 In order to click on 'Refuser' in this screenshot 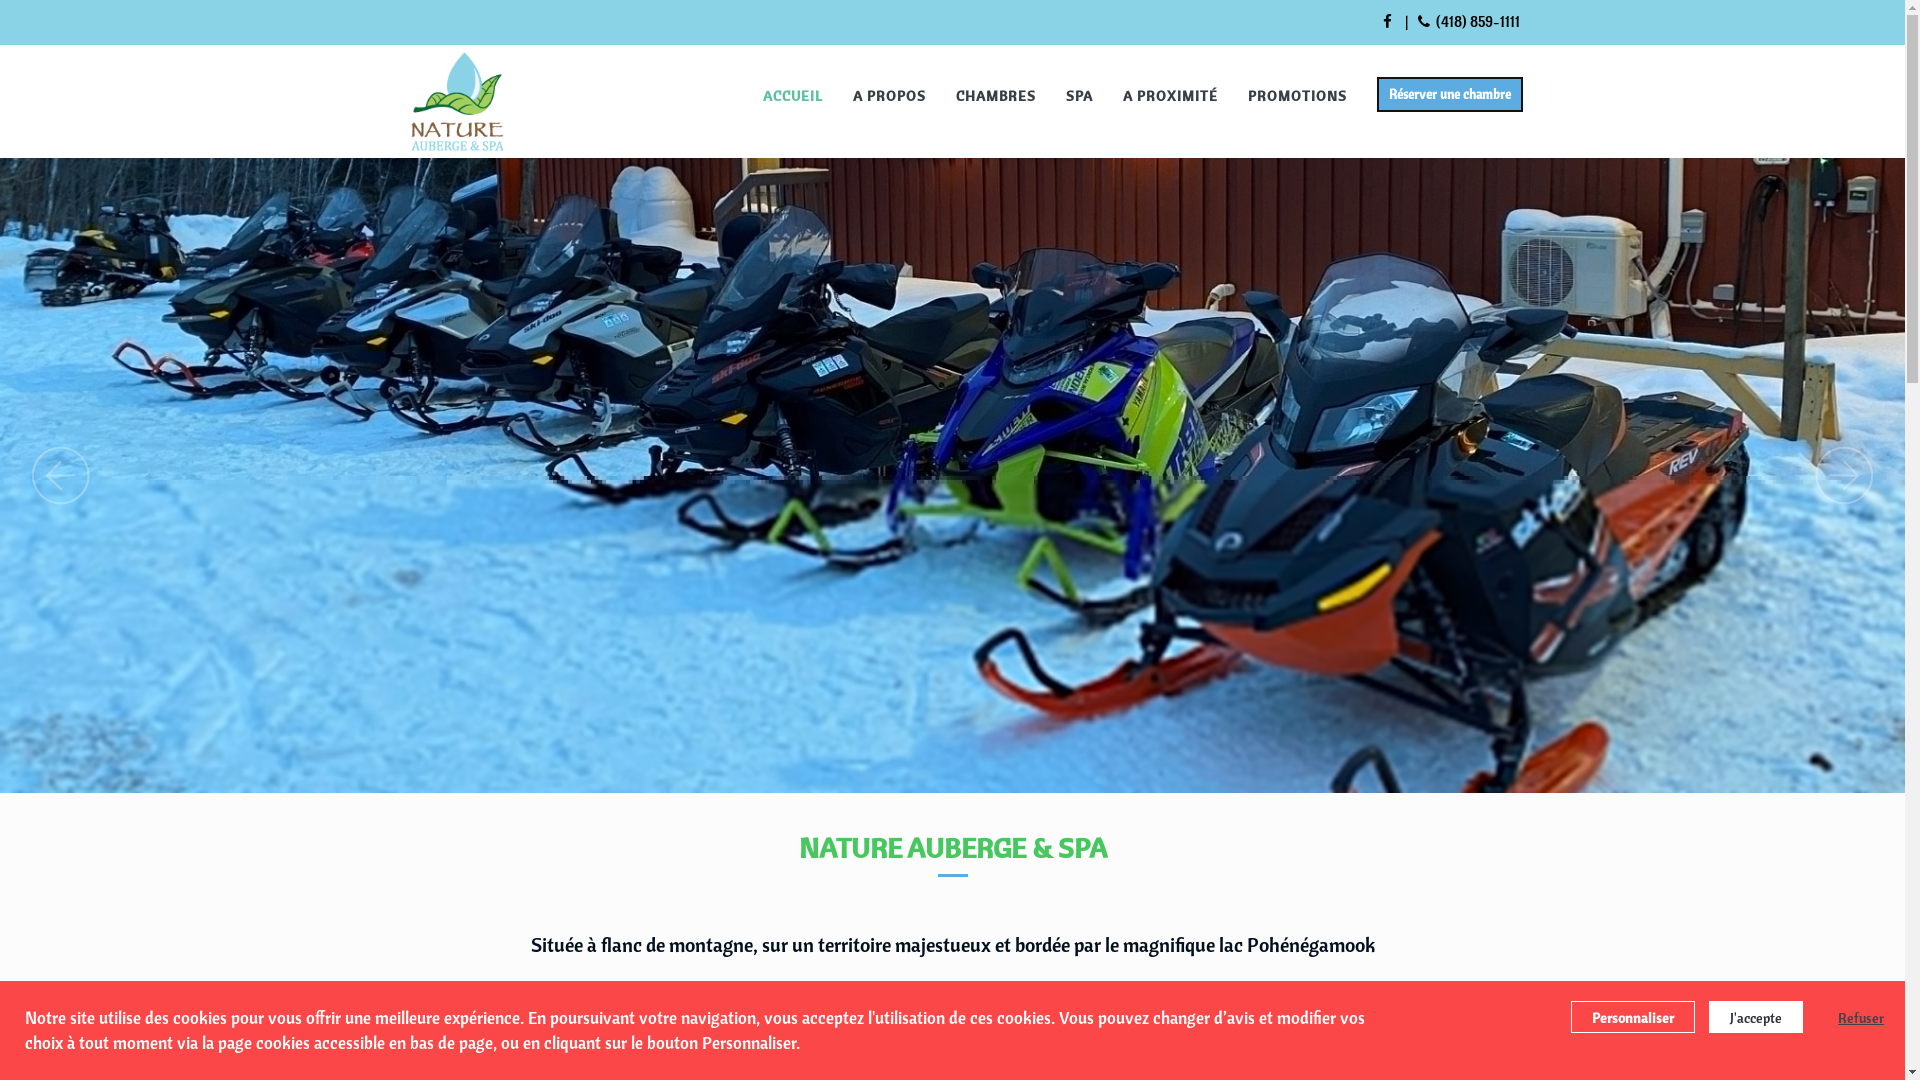, I will do `click(1850, 1017)`.